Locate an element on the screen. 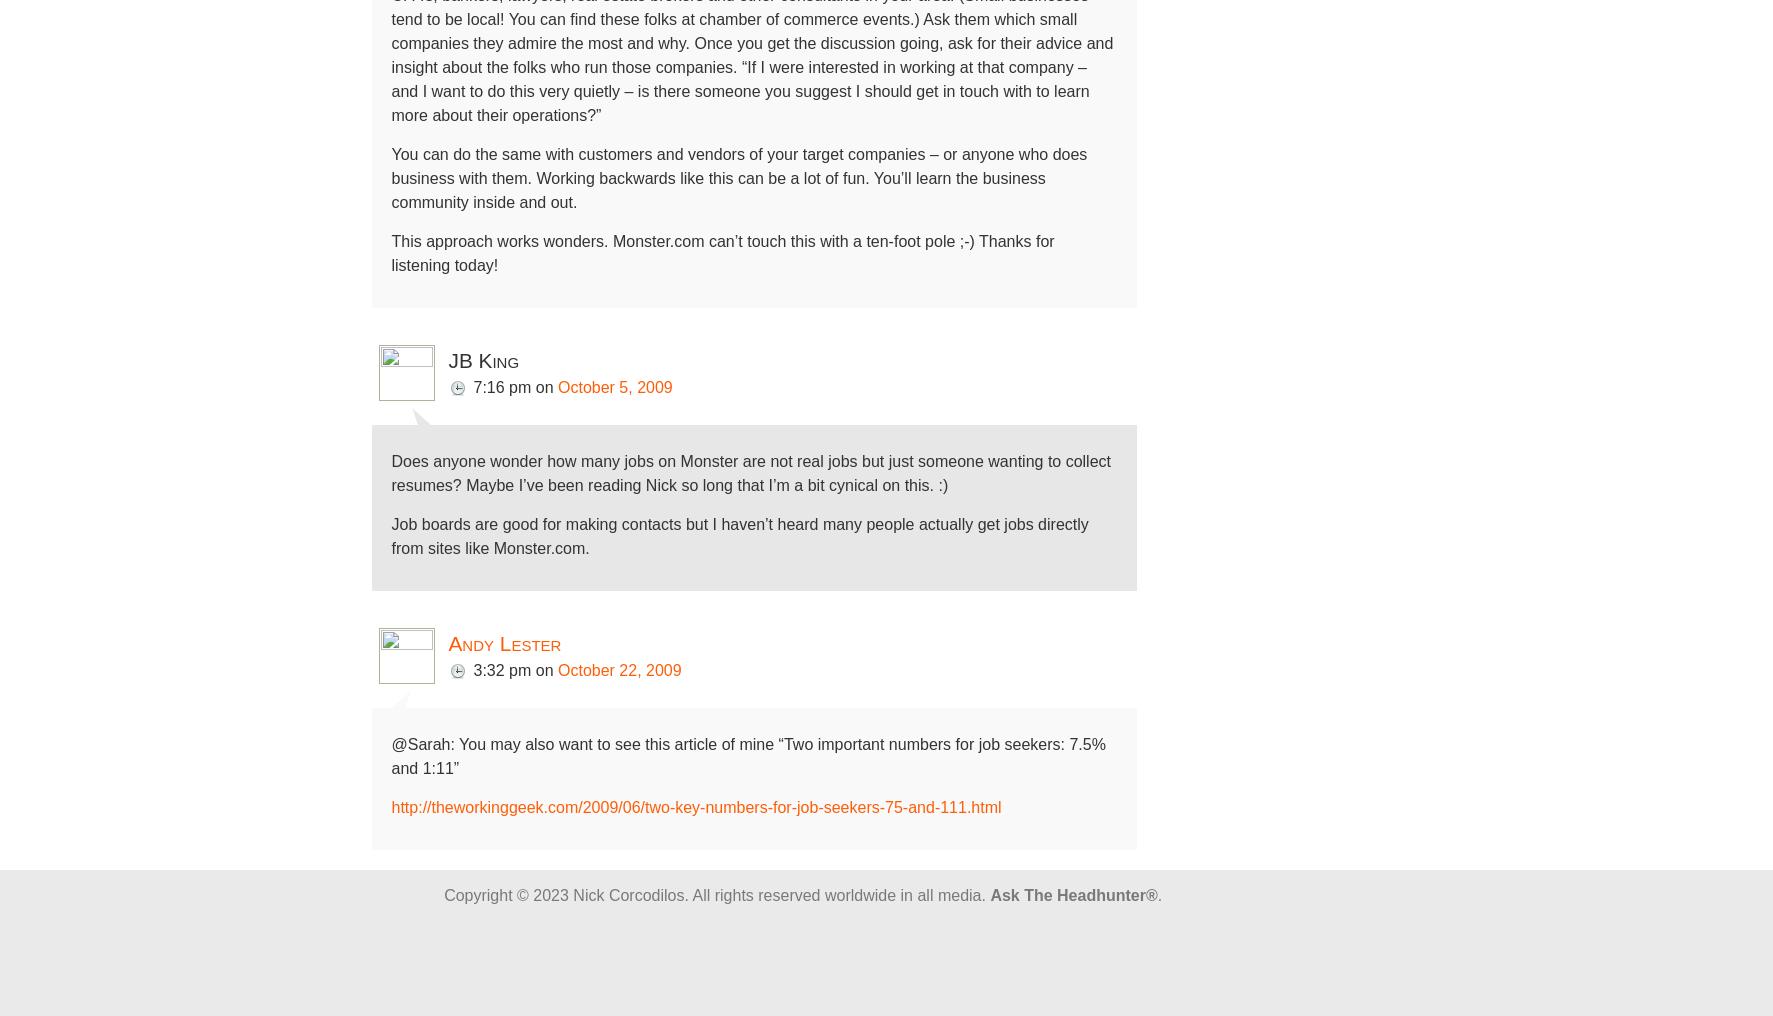 This screenshot has width=1773, height=1016. '7:16 pm' is located at coordinates (501, 386).